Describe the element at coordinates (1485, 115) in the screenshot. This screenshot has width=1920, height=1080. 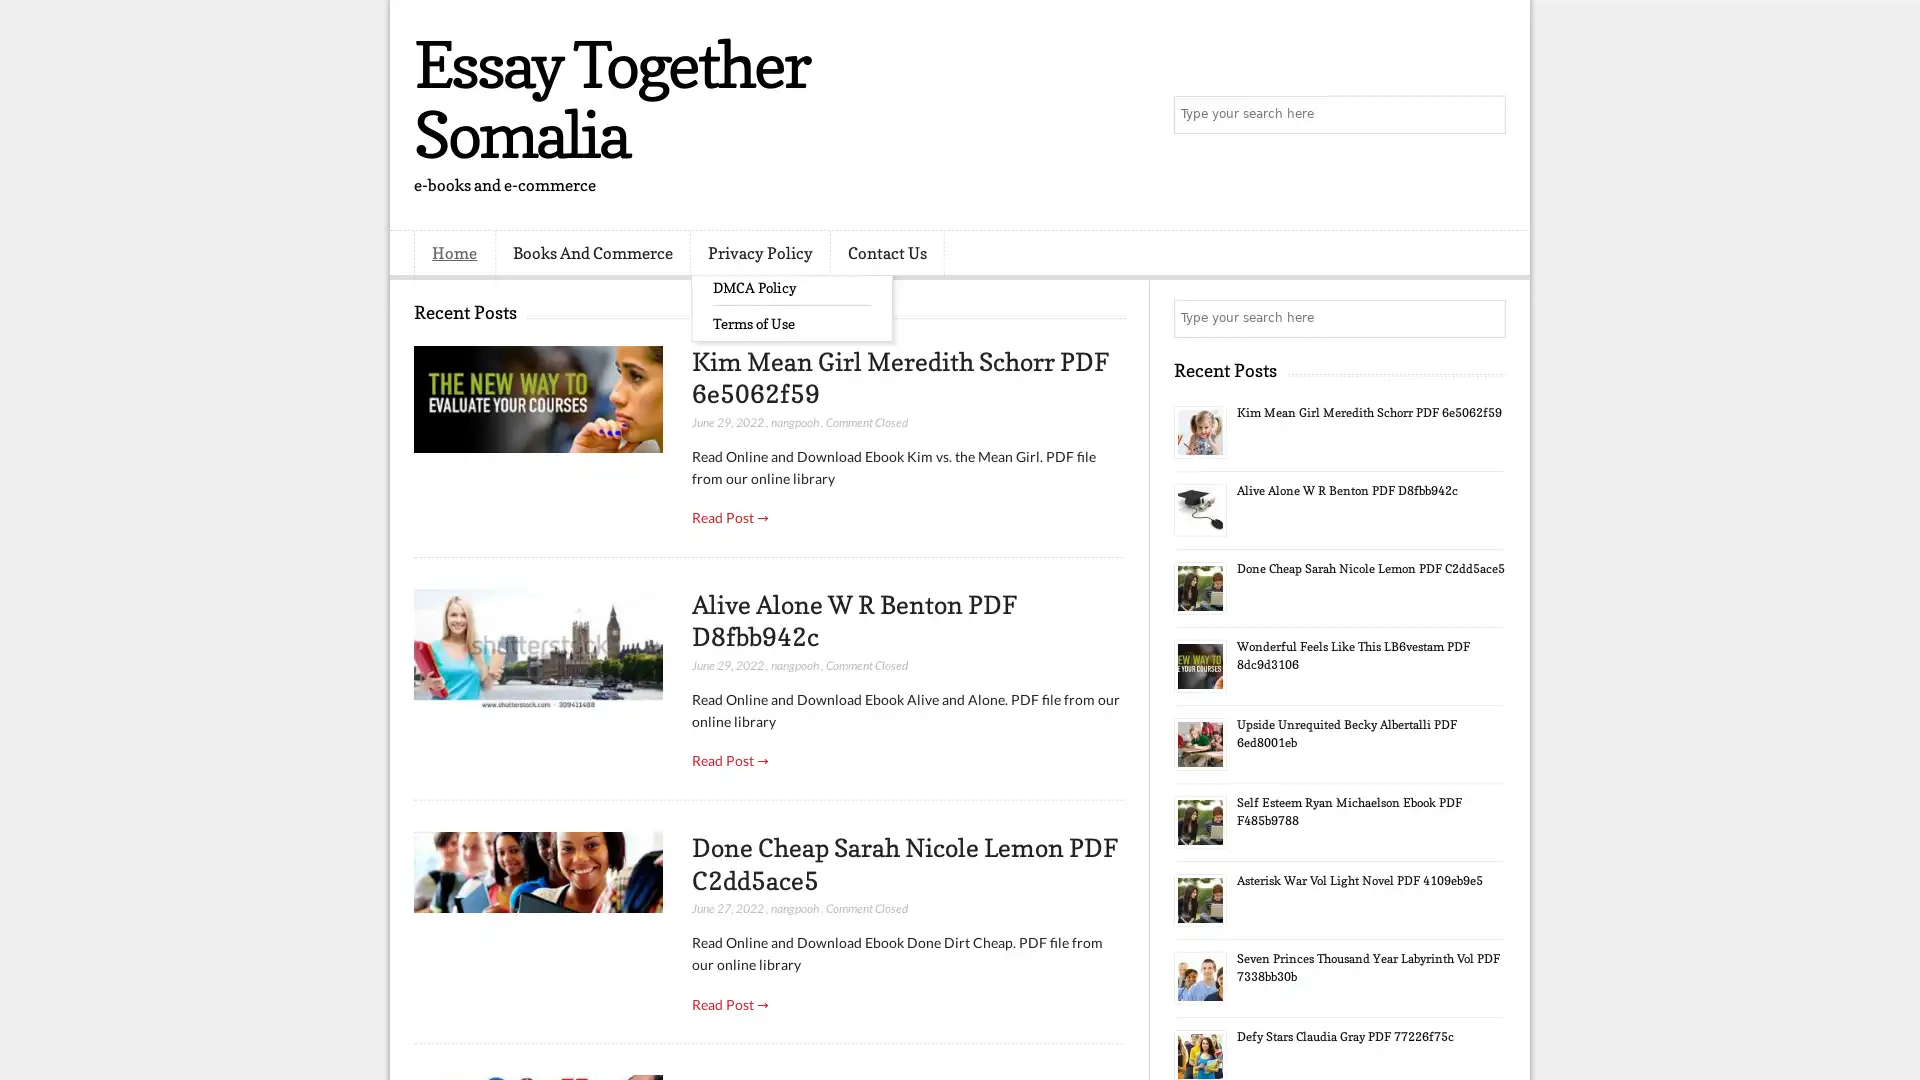
I see `Search` at that location.